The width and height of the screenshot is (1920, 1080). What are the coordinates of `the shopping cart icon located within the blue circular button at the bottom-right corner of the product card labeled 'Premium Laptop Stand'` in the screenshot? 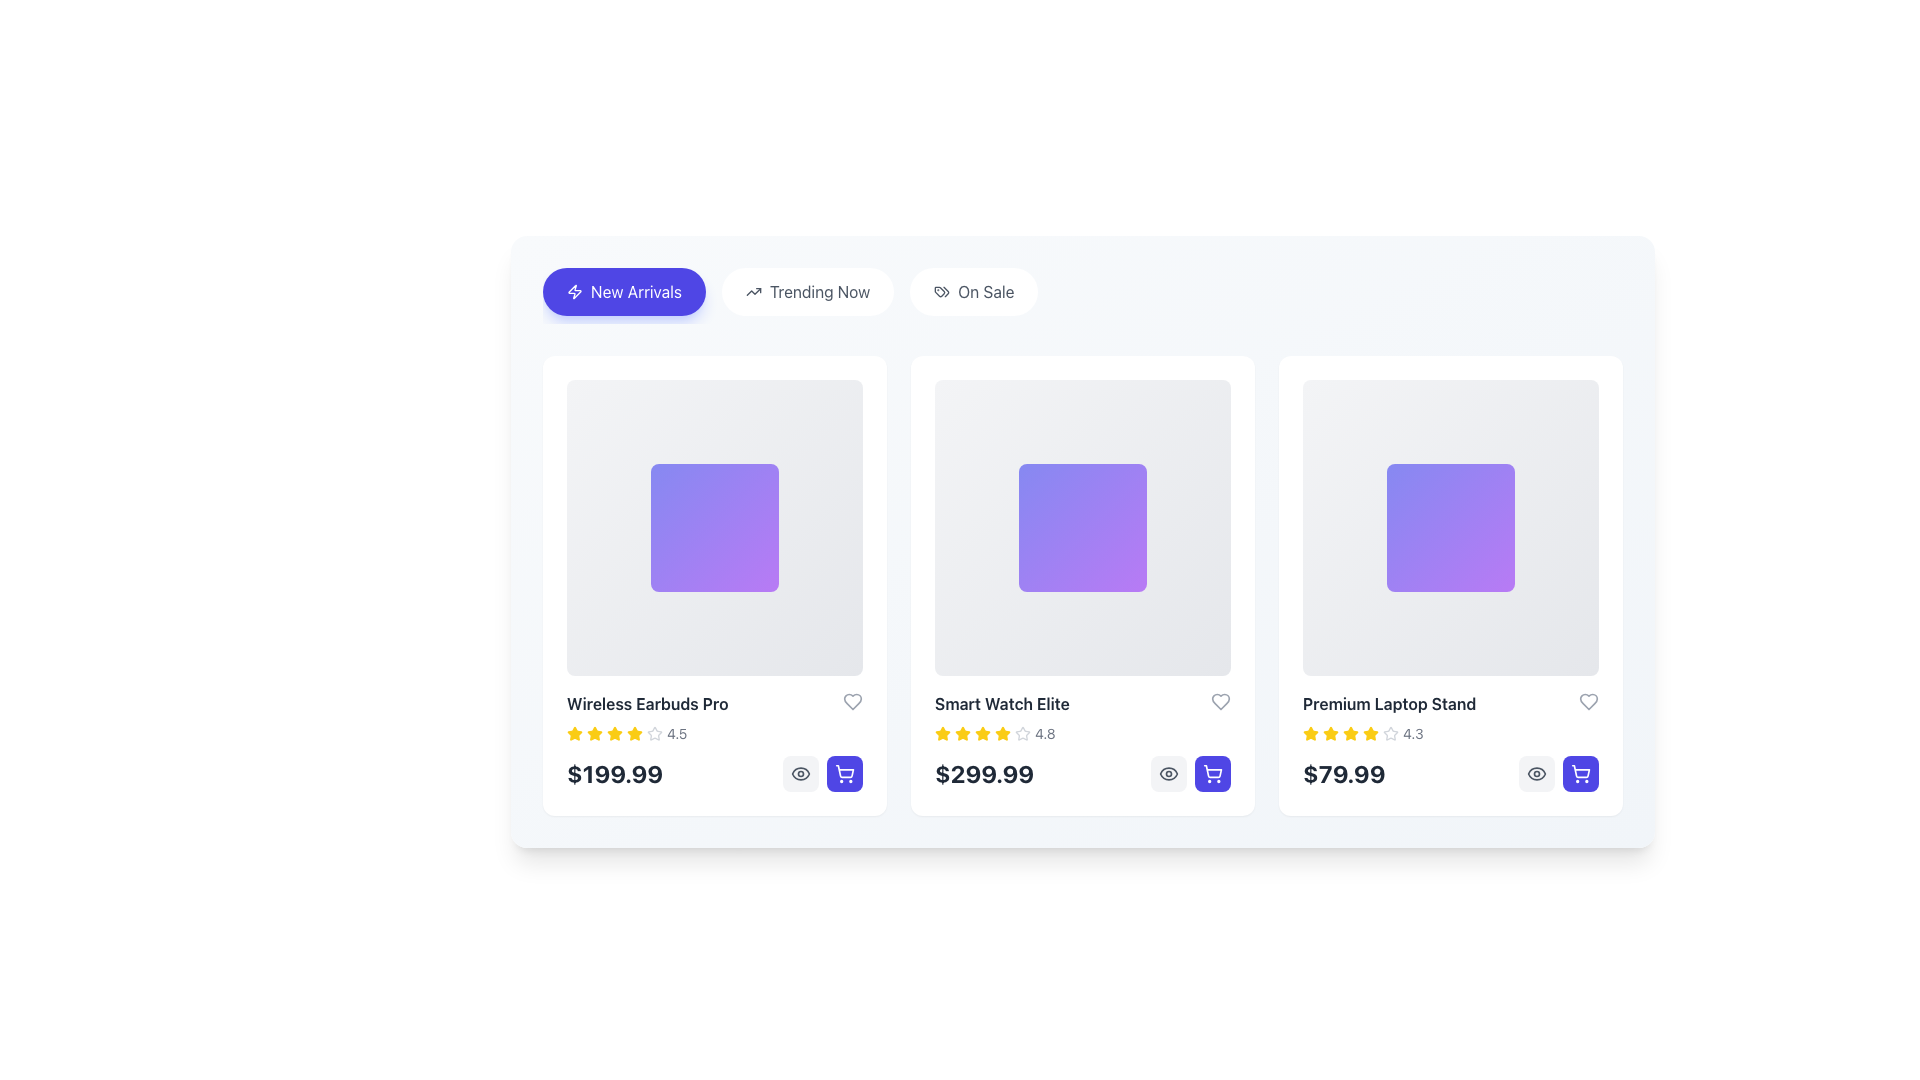 It's located at (1212, 770).